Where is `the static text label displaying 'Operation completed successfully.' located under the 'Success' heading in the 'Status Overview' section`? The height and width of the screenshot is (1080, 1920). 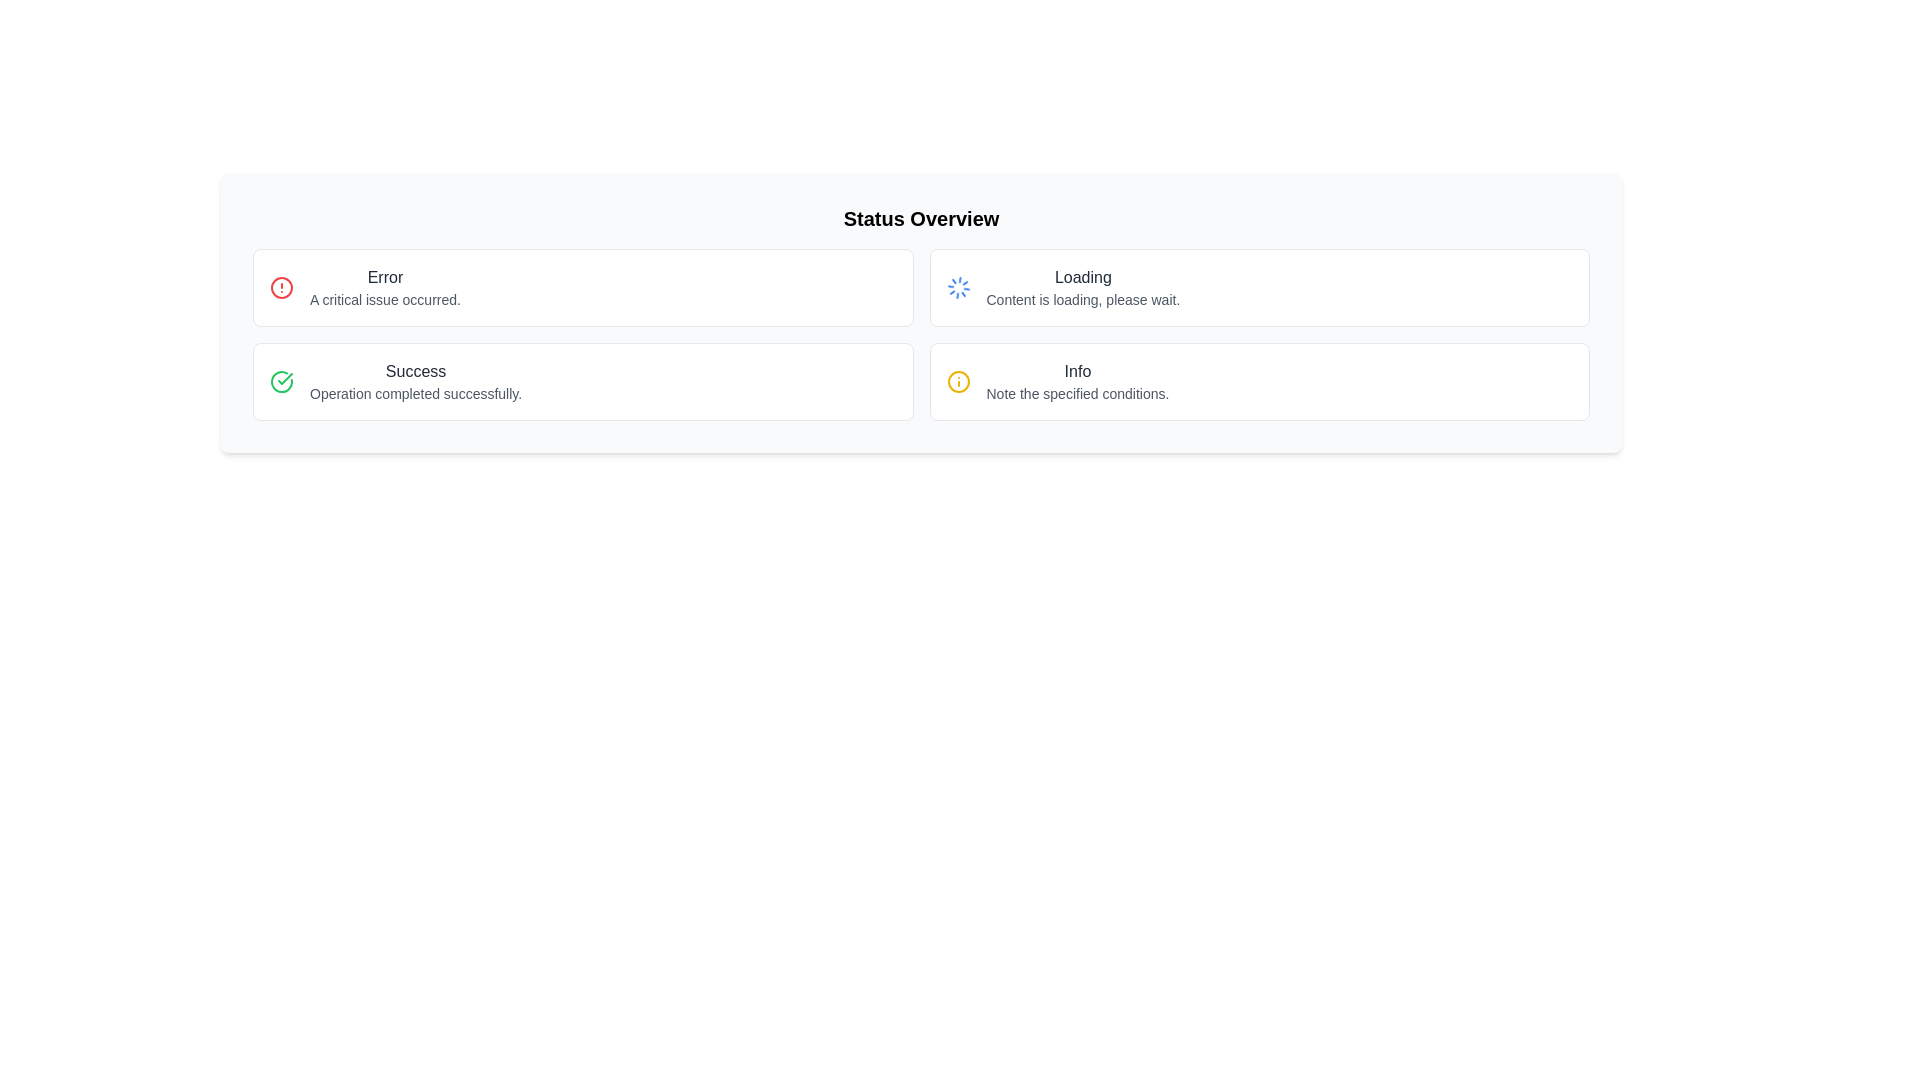 the static text label displaying 'Operation completed successfully.' located under the 'Success' heading in the 'Status Overview' section is located at coordinates (415, 393).